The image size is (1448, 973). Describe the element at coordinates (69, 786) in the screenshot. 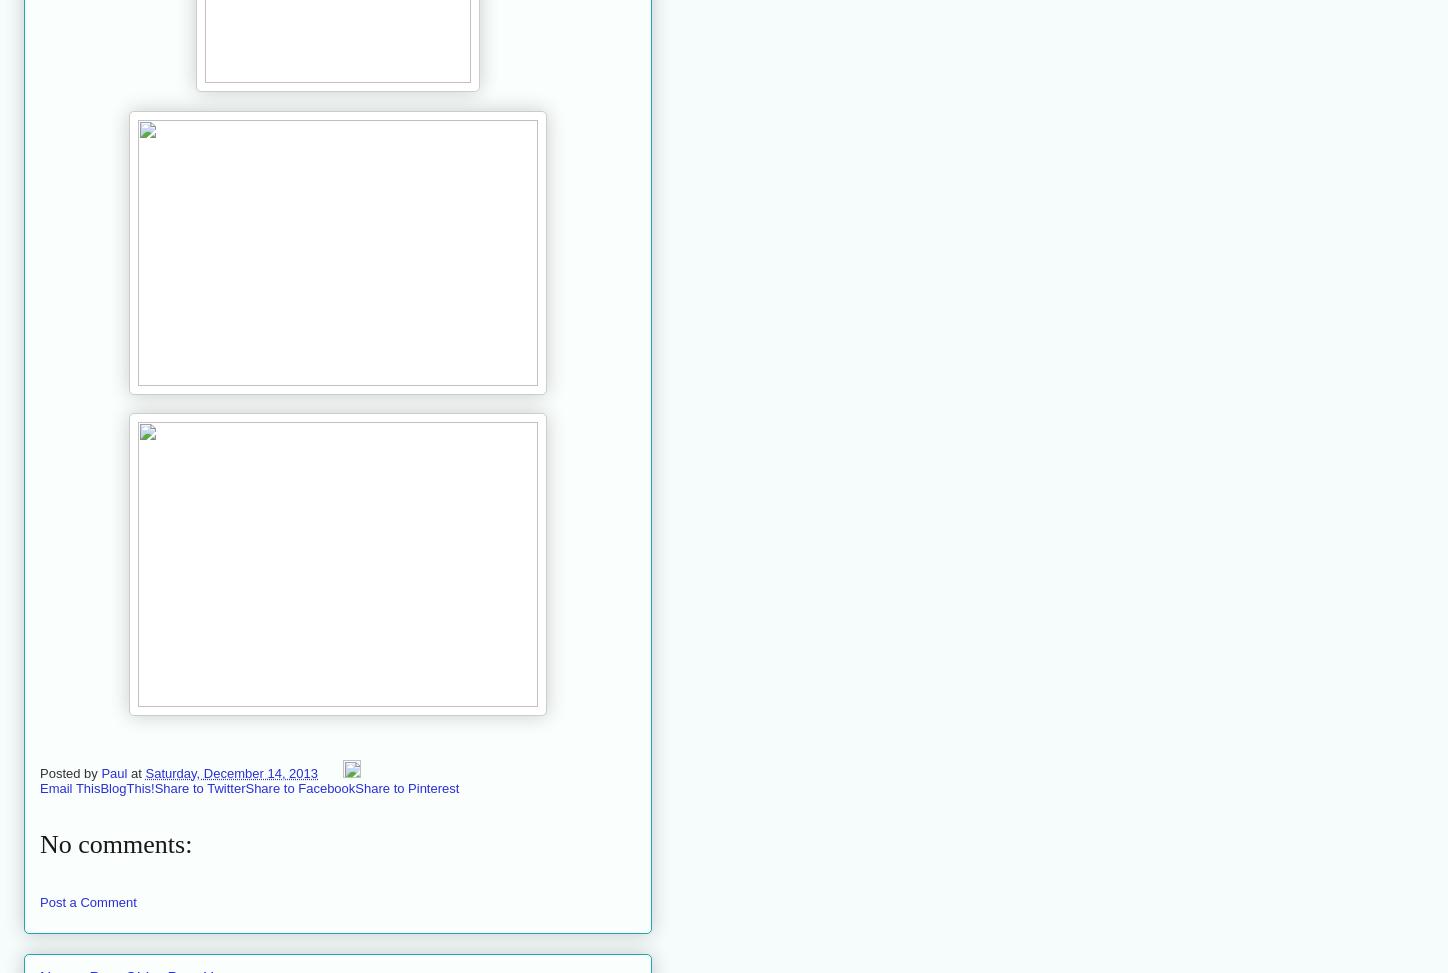

I see `'Email This'` at that location.